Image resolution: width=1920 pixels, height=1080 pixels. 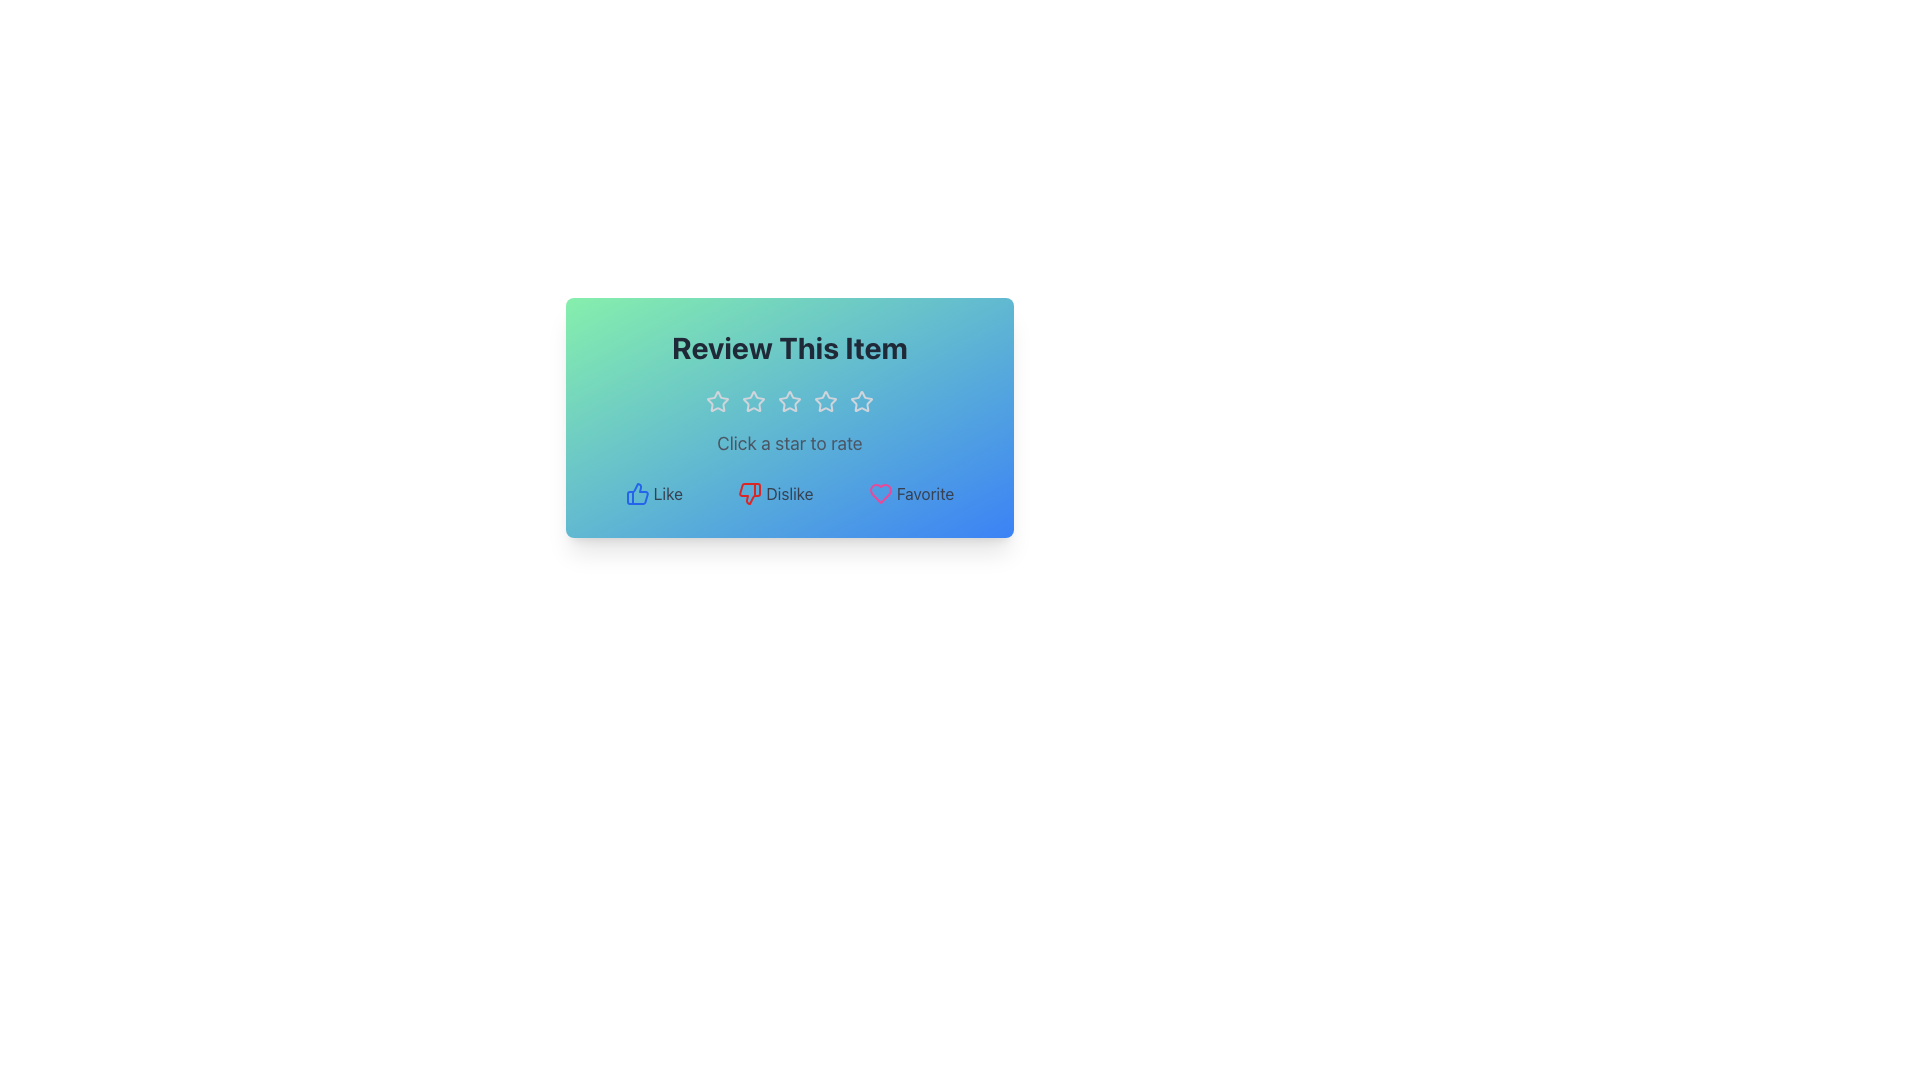 What do you see at coordinates (668, 493) in the screenshot?
I see `text label displaying the word 'Like' in bold, dark font, positioned under the heading 'Review This Item' and next to the thumbs-up icon` at bounding box center [668, 493].